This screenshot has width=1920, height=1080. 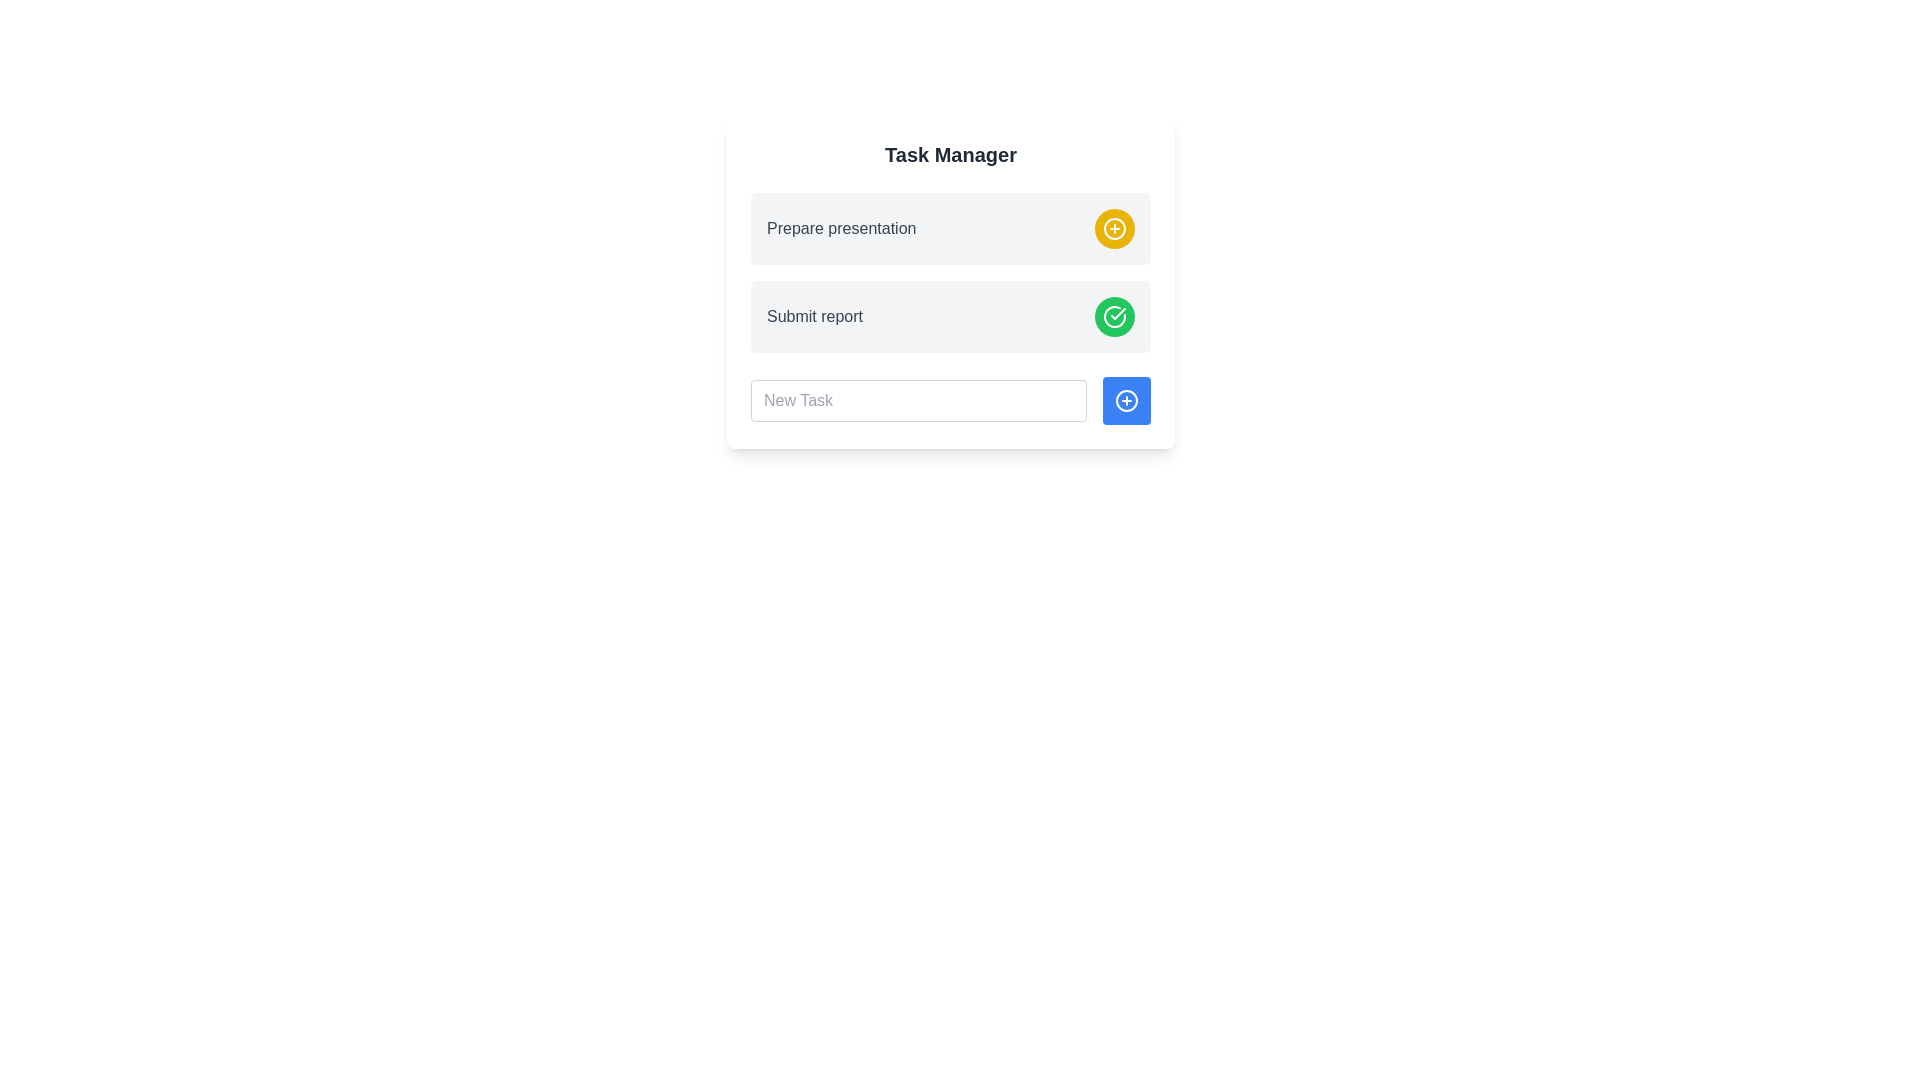 I want to click on the action button located in the bottom right corner of the 'Submit report' section, so click(x=1113, y=315).